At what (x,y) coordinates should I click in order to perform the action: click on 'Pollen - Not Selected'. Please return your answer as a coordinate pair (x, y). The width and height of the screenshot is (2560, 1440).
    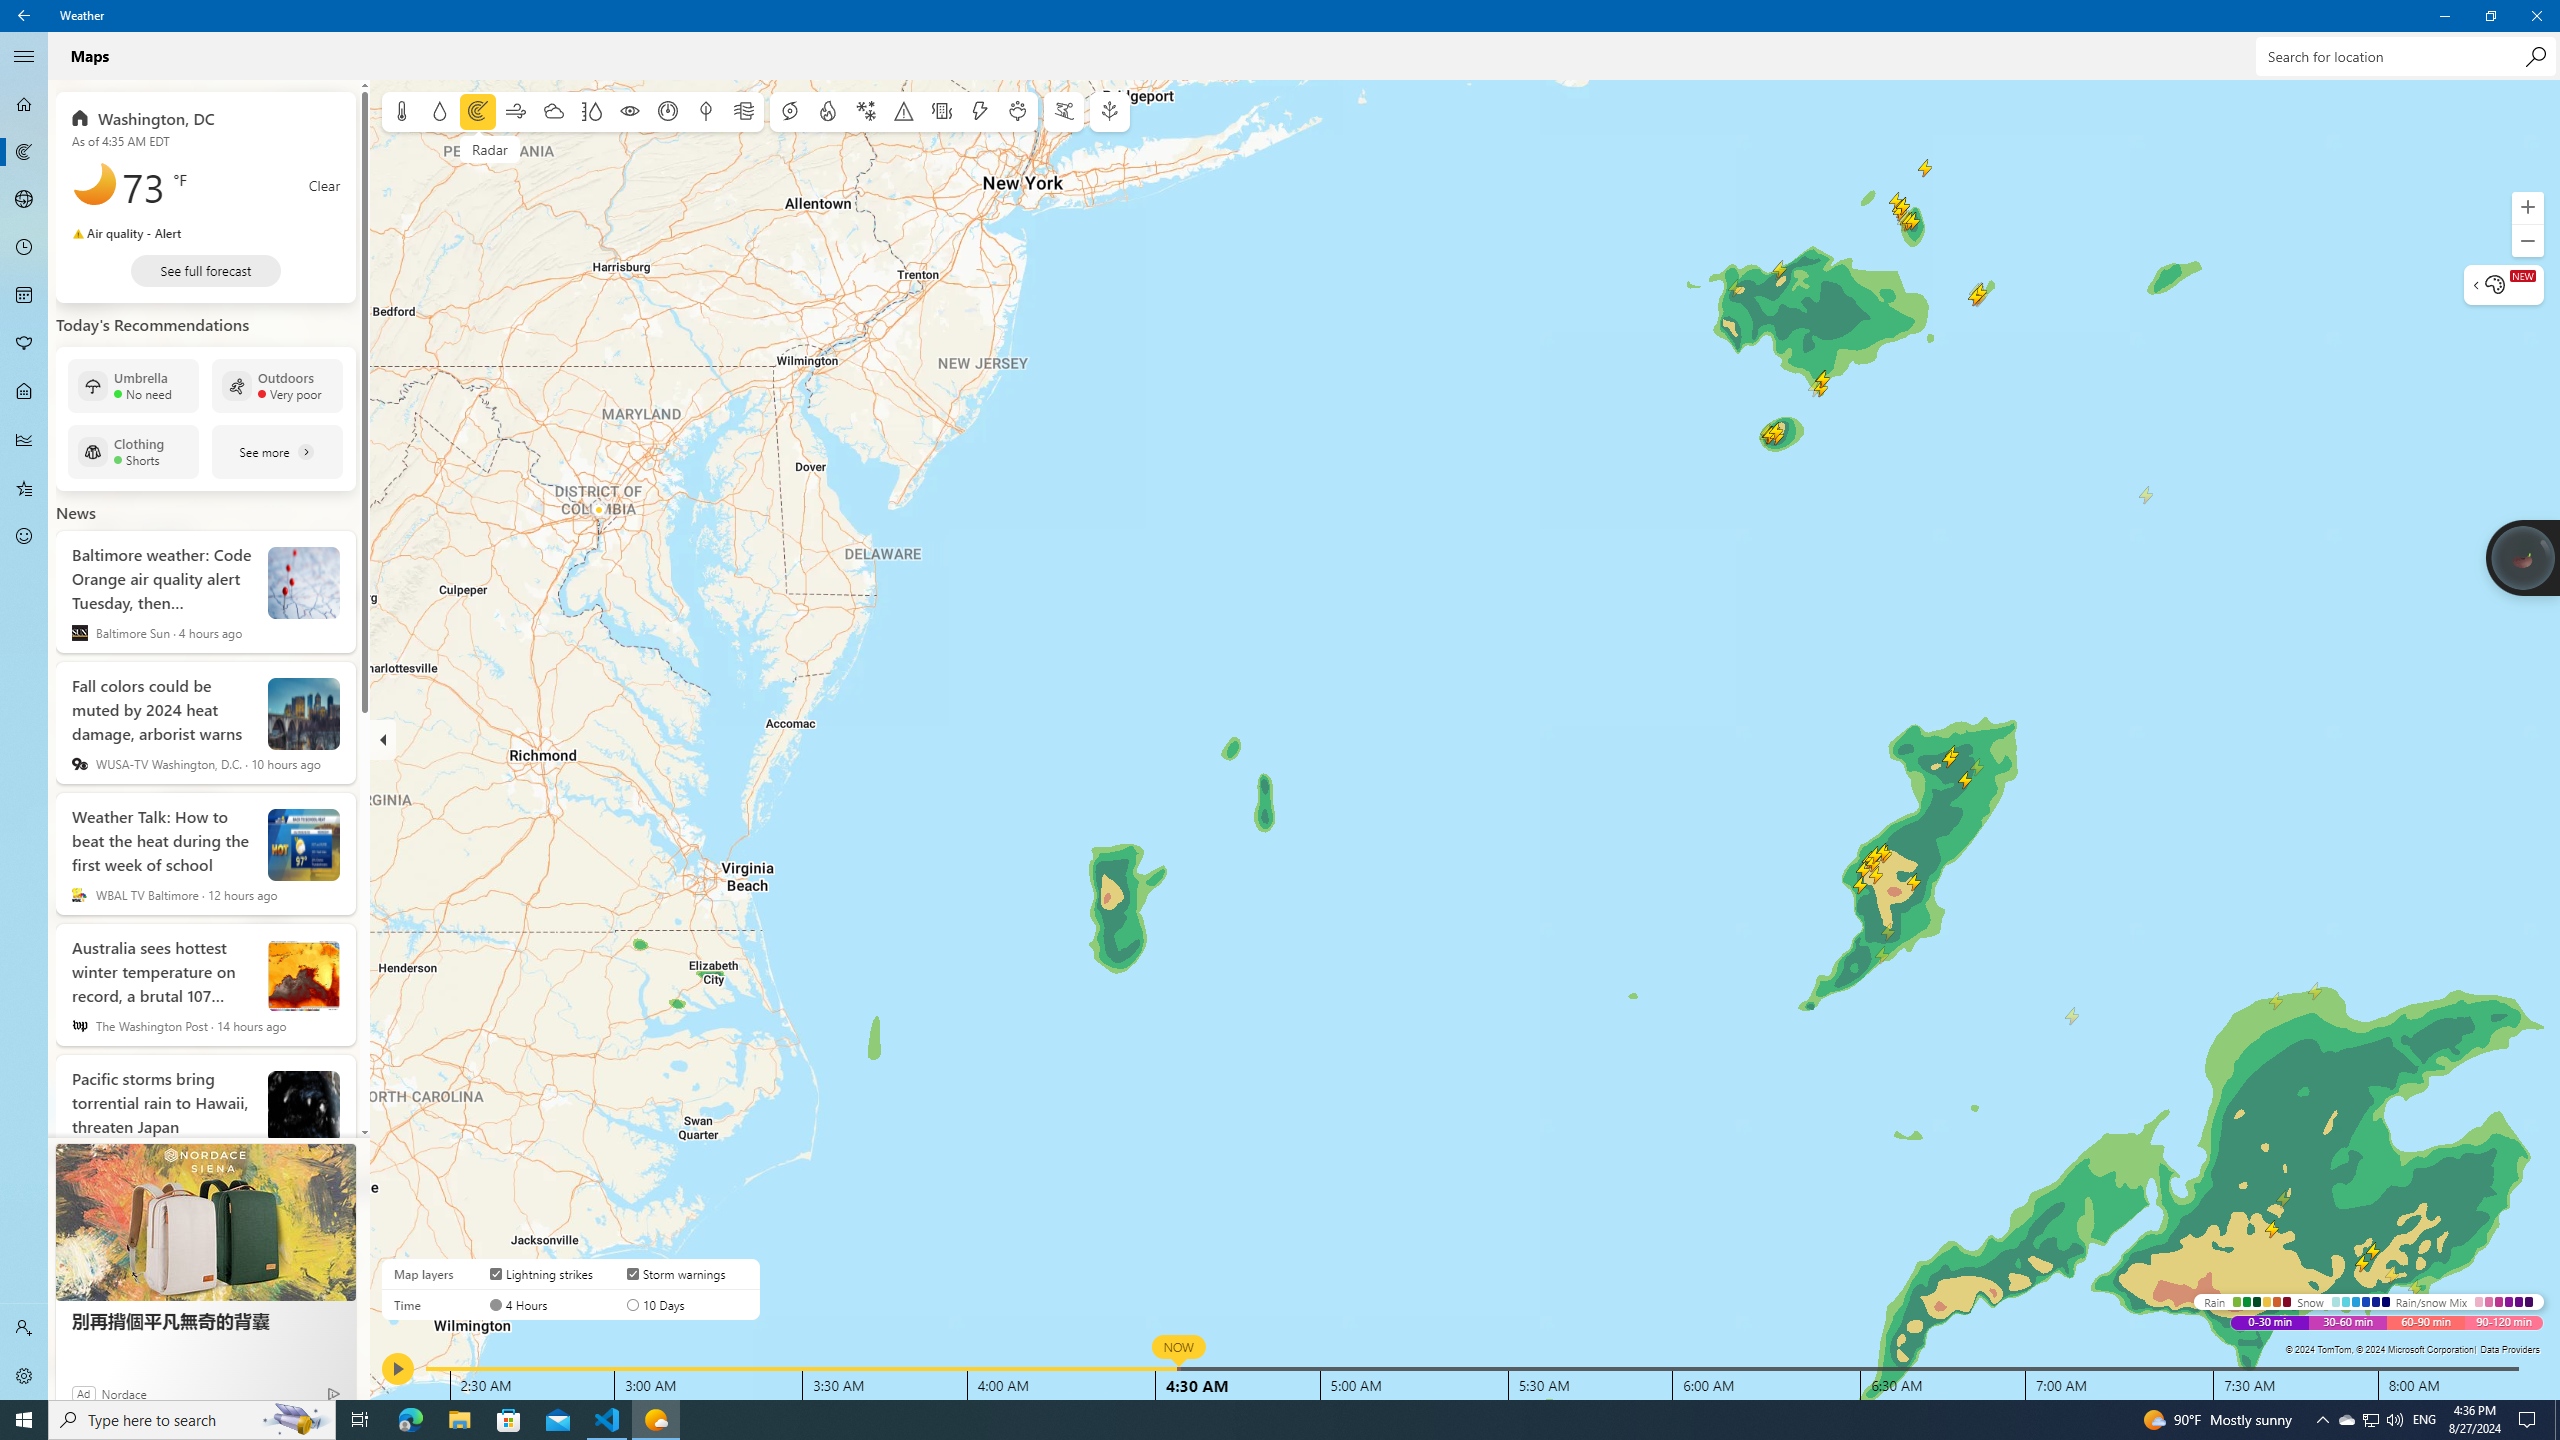
    Looking at the image, I should click on (24, 344).